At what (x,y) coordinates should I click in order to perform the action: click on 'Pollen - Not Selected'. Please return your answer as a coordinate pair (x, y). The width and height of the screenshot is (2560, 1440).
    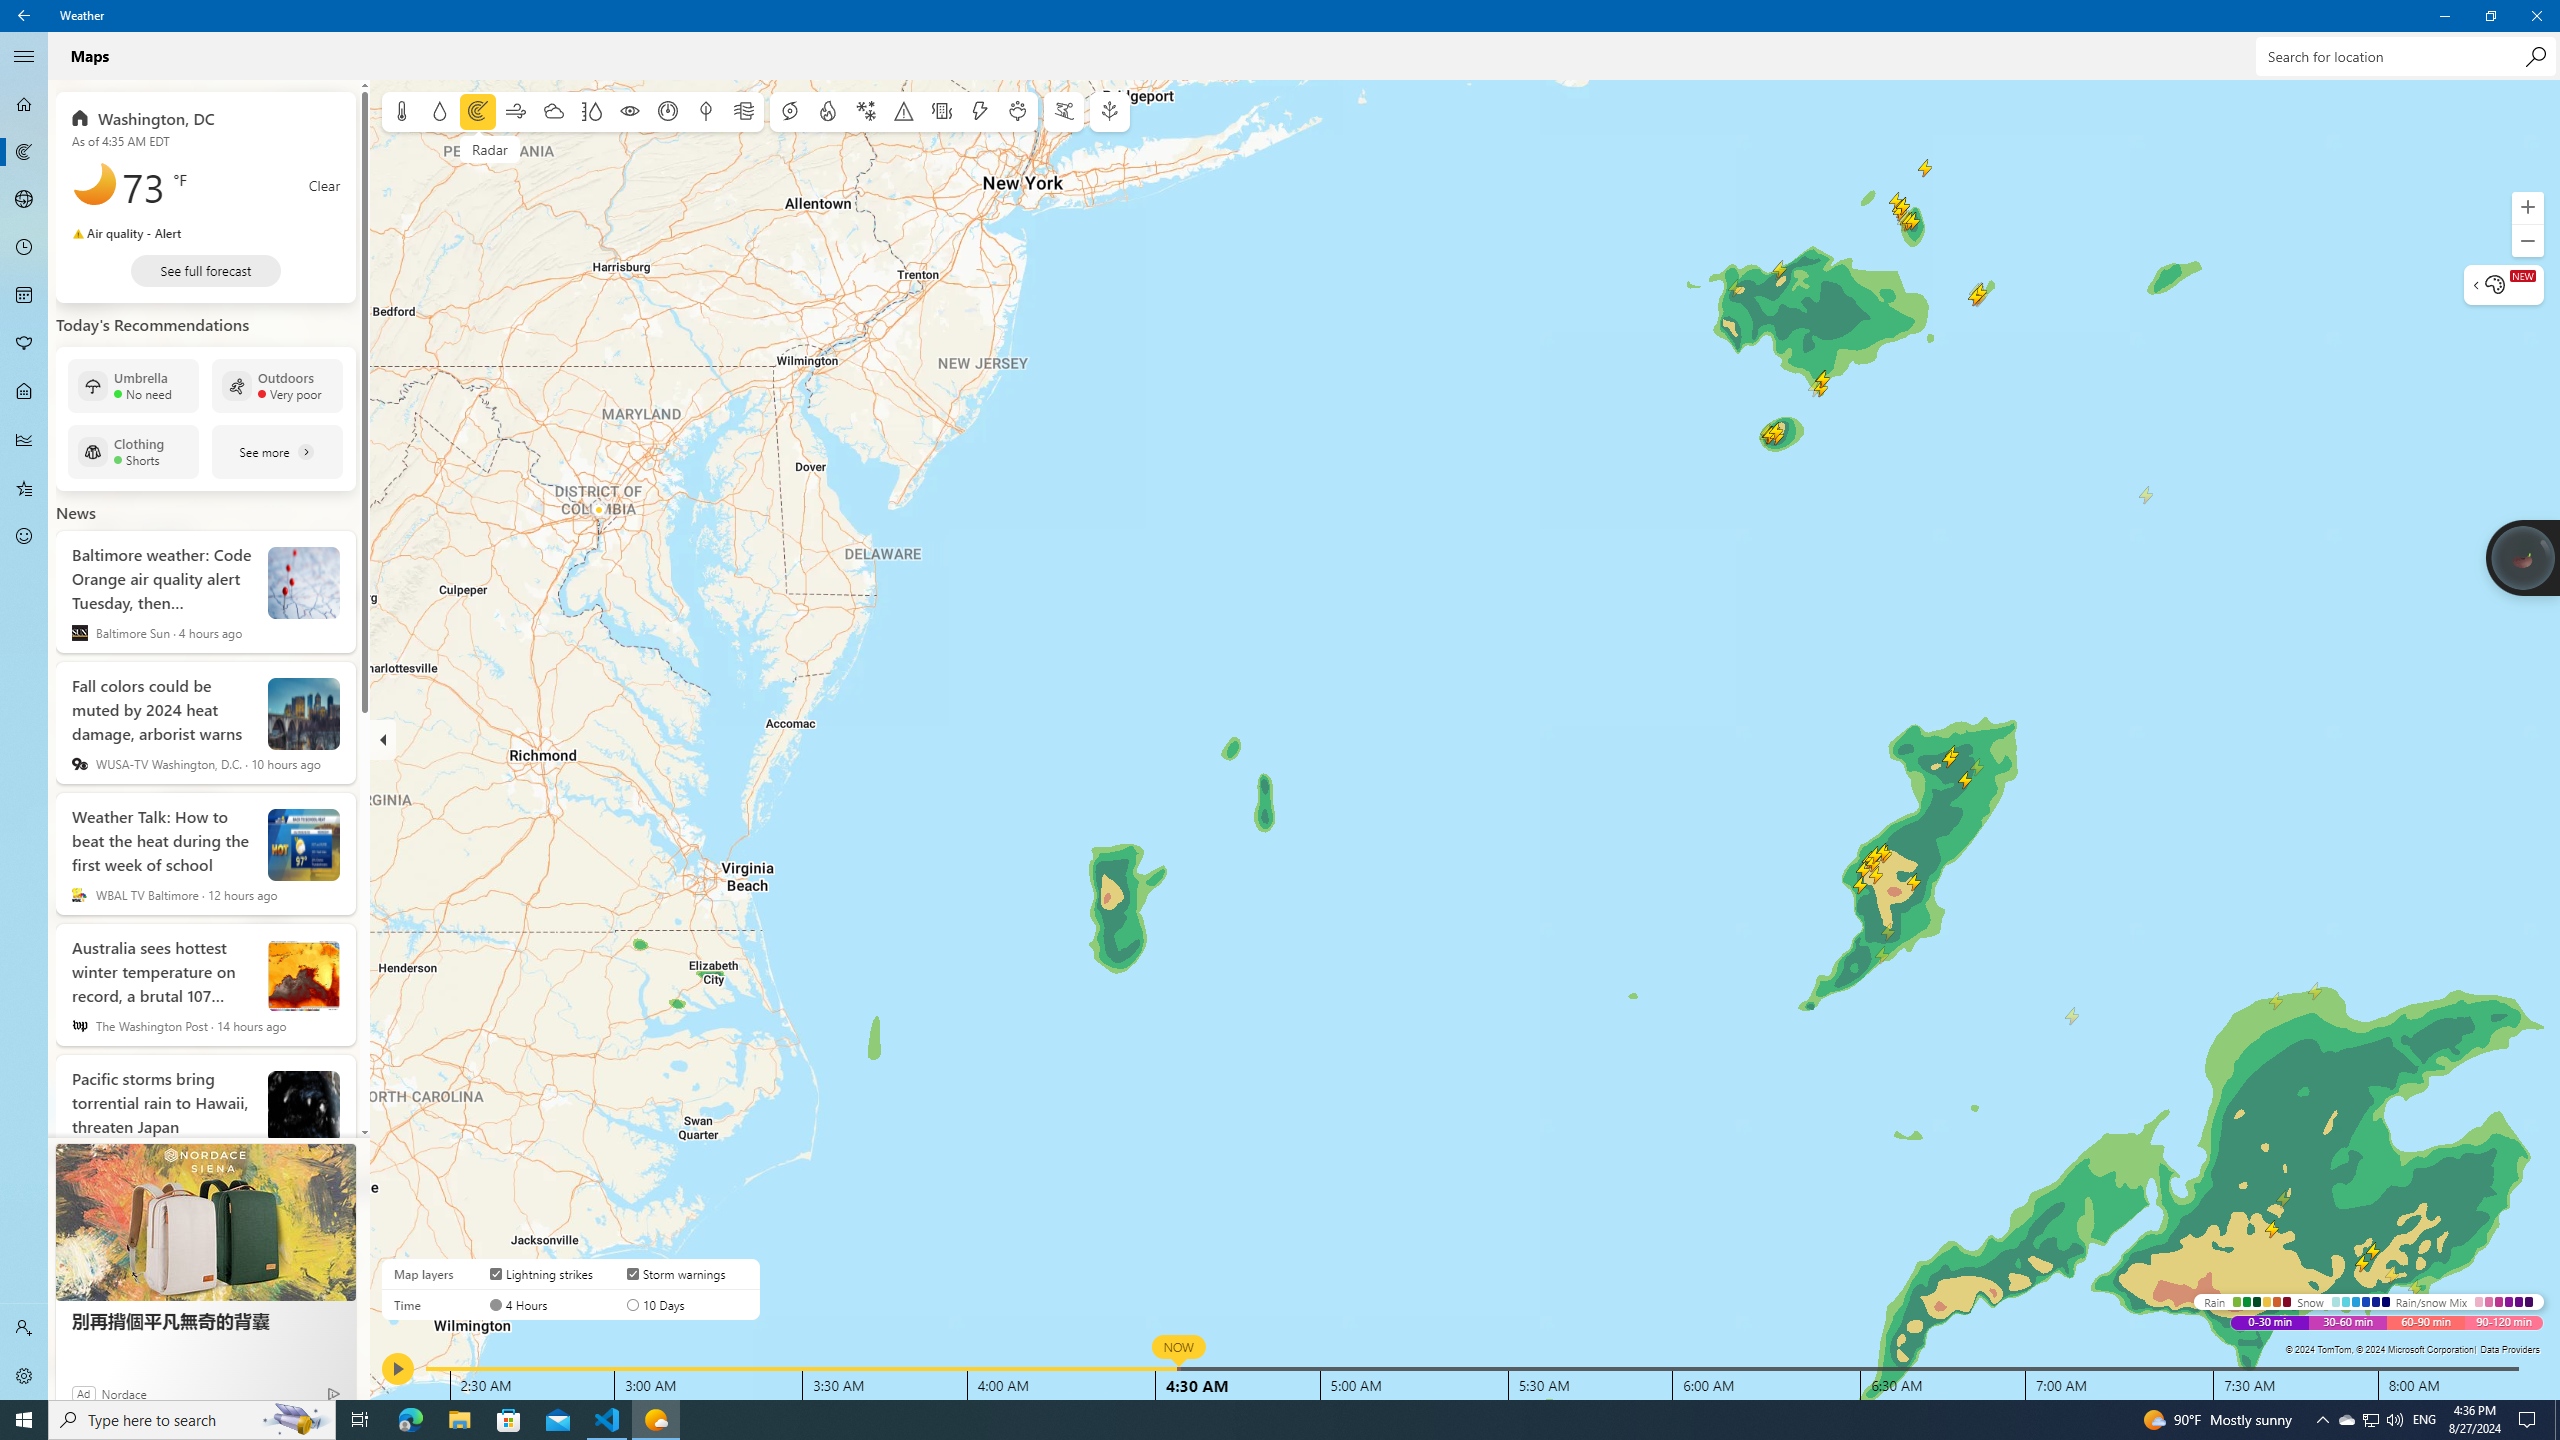
    Looking at the image, I should click on (24, 344).